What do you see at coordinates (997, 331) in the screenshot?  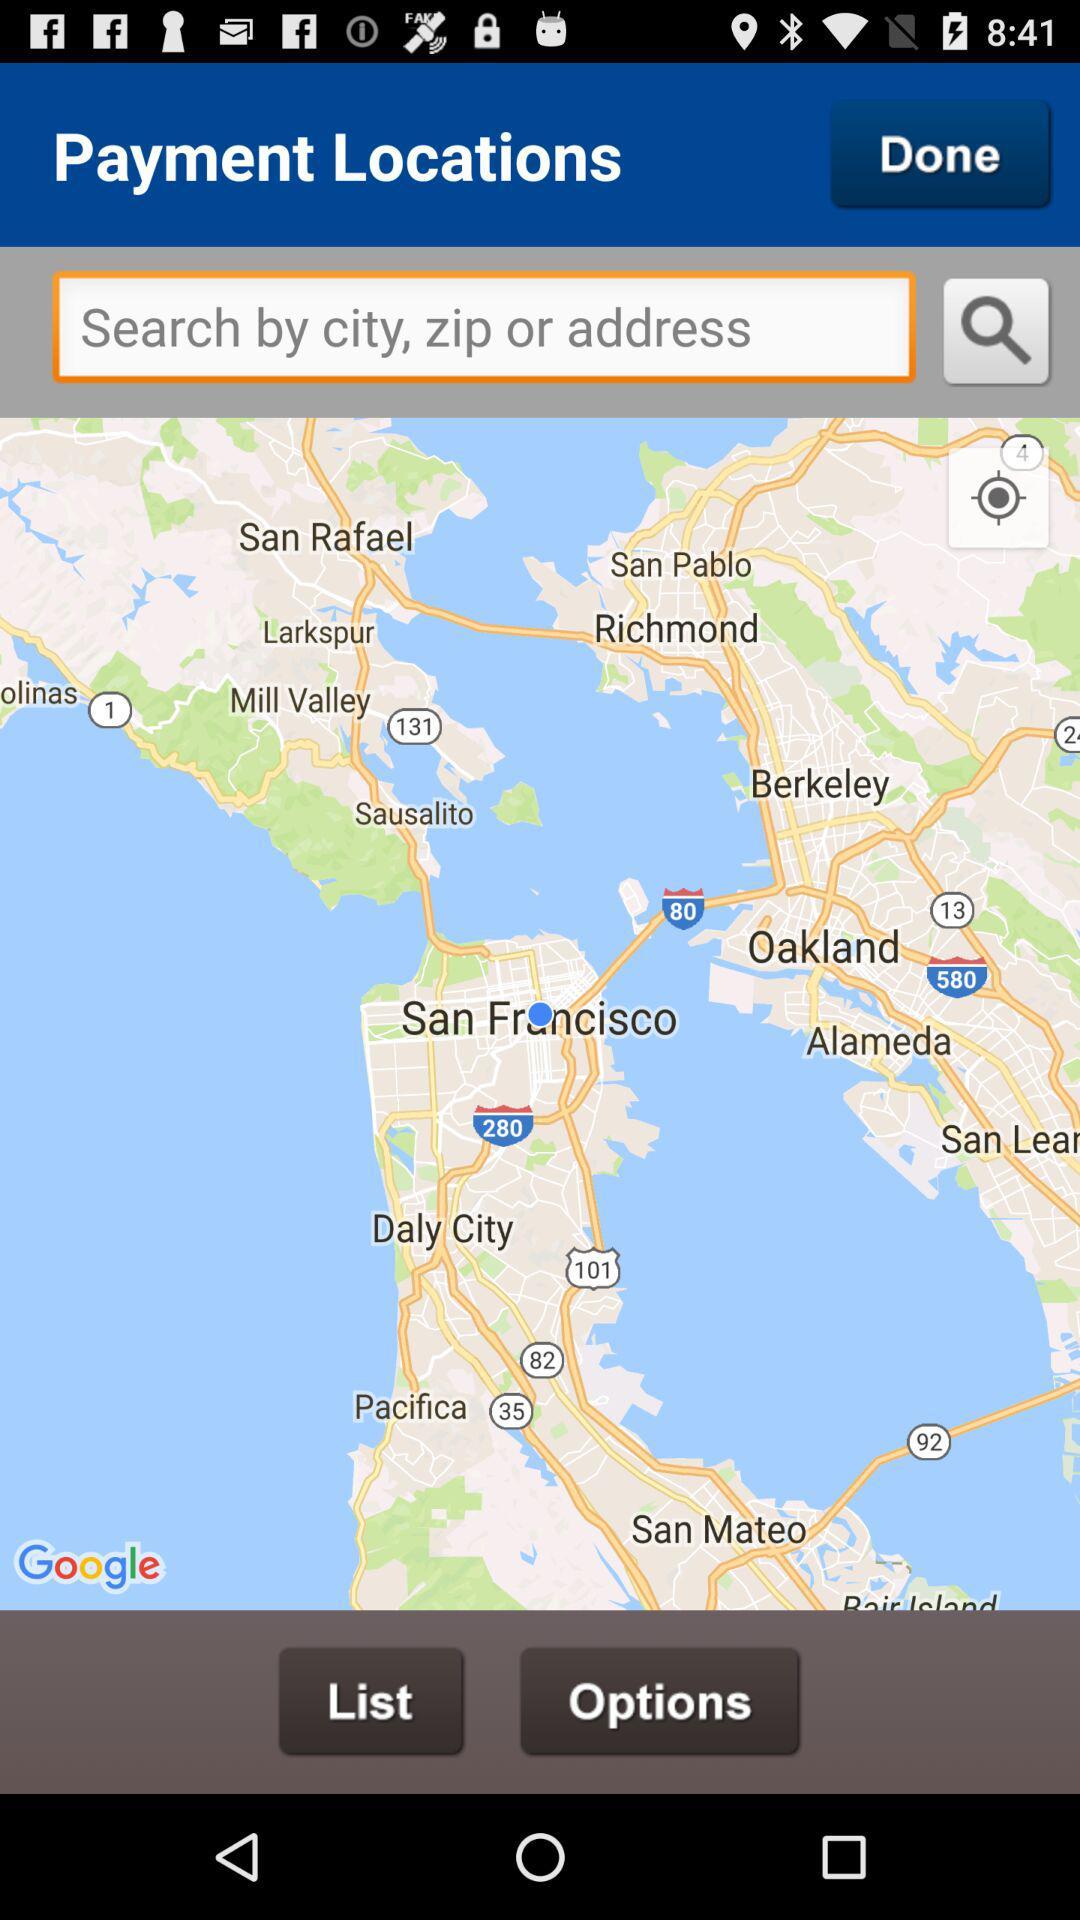 I see `search for location` at bounding box center [997, 331].